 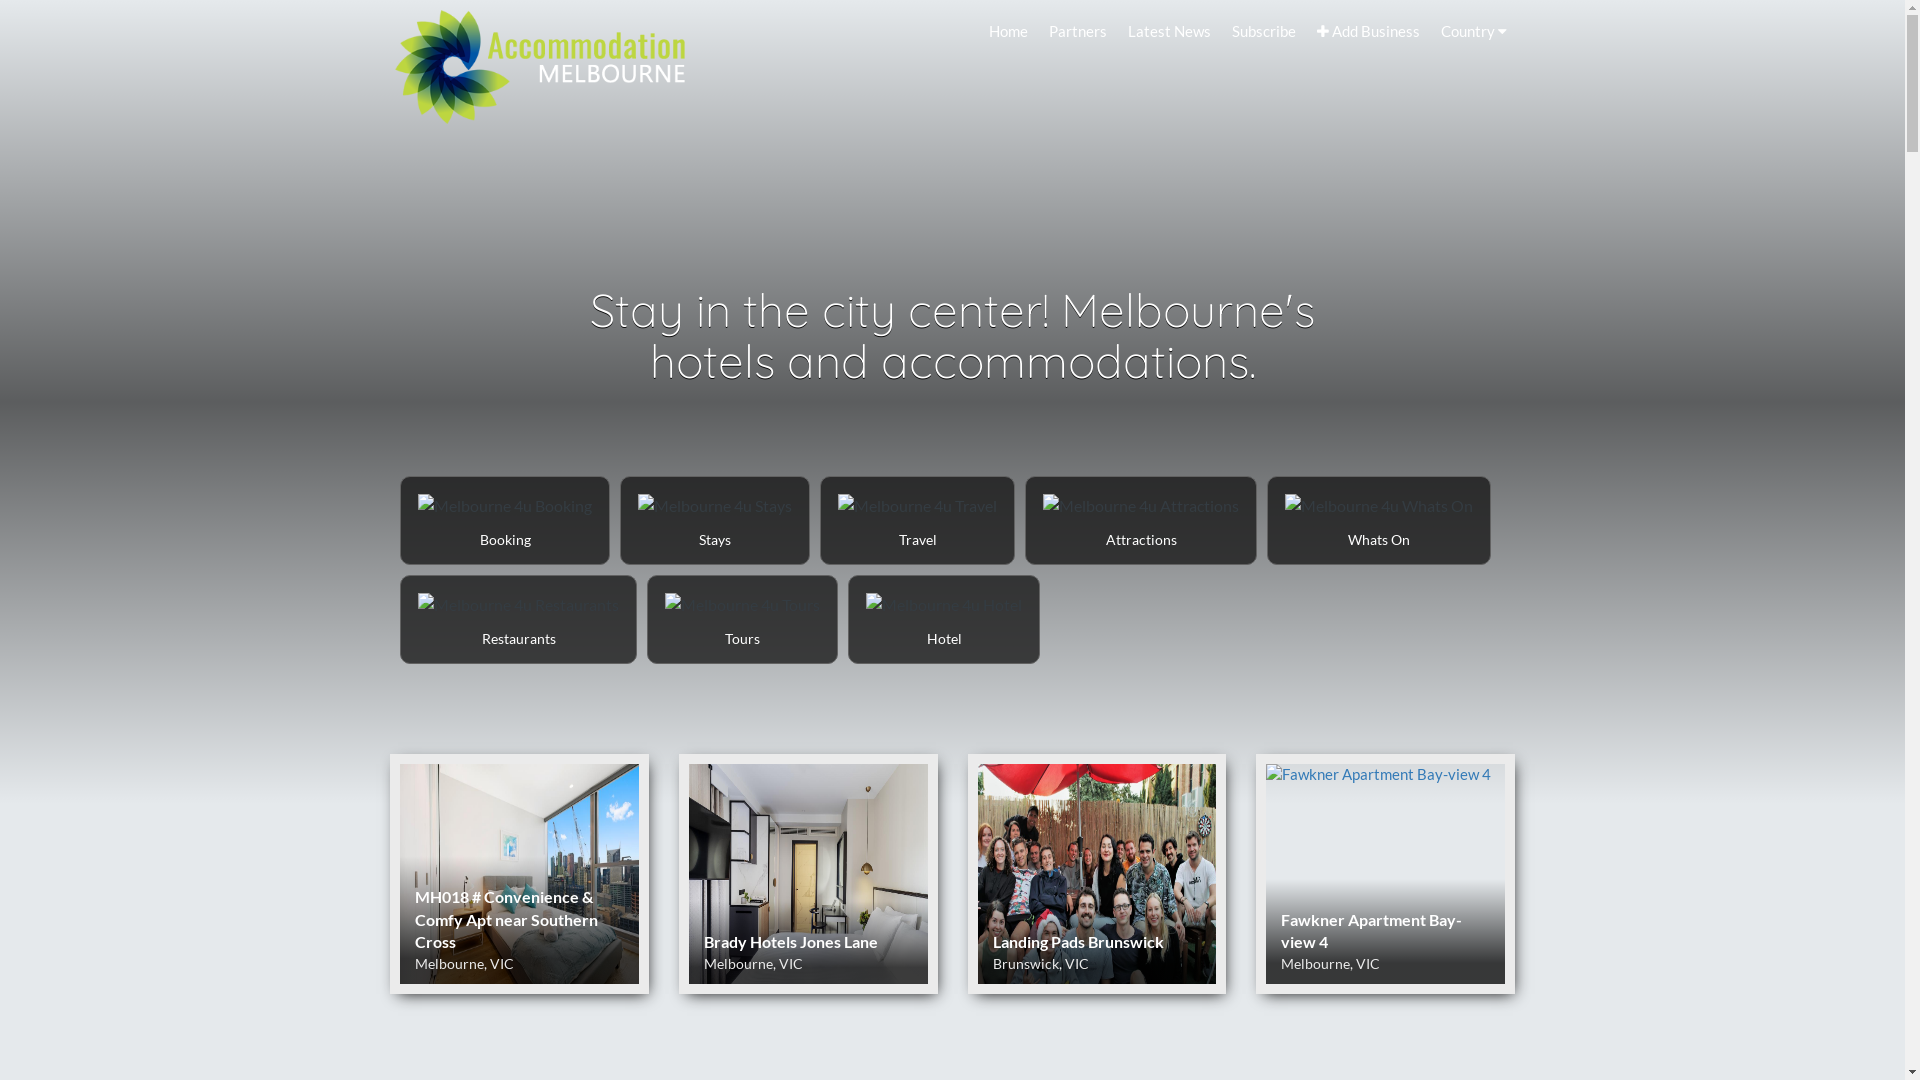 What do you see at coordinates (1169, 30) in the screenshot?
I see `'Latest News'` at bounding box center [1169, 30].